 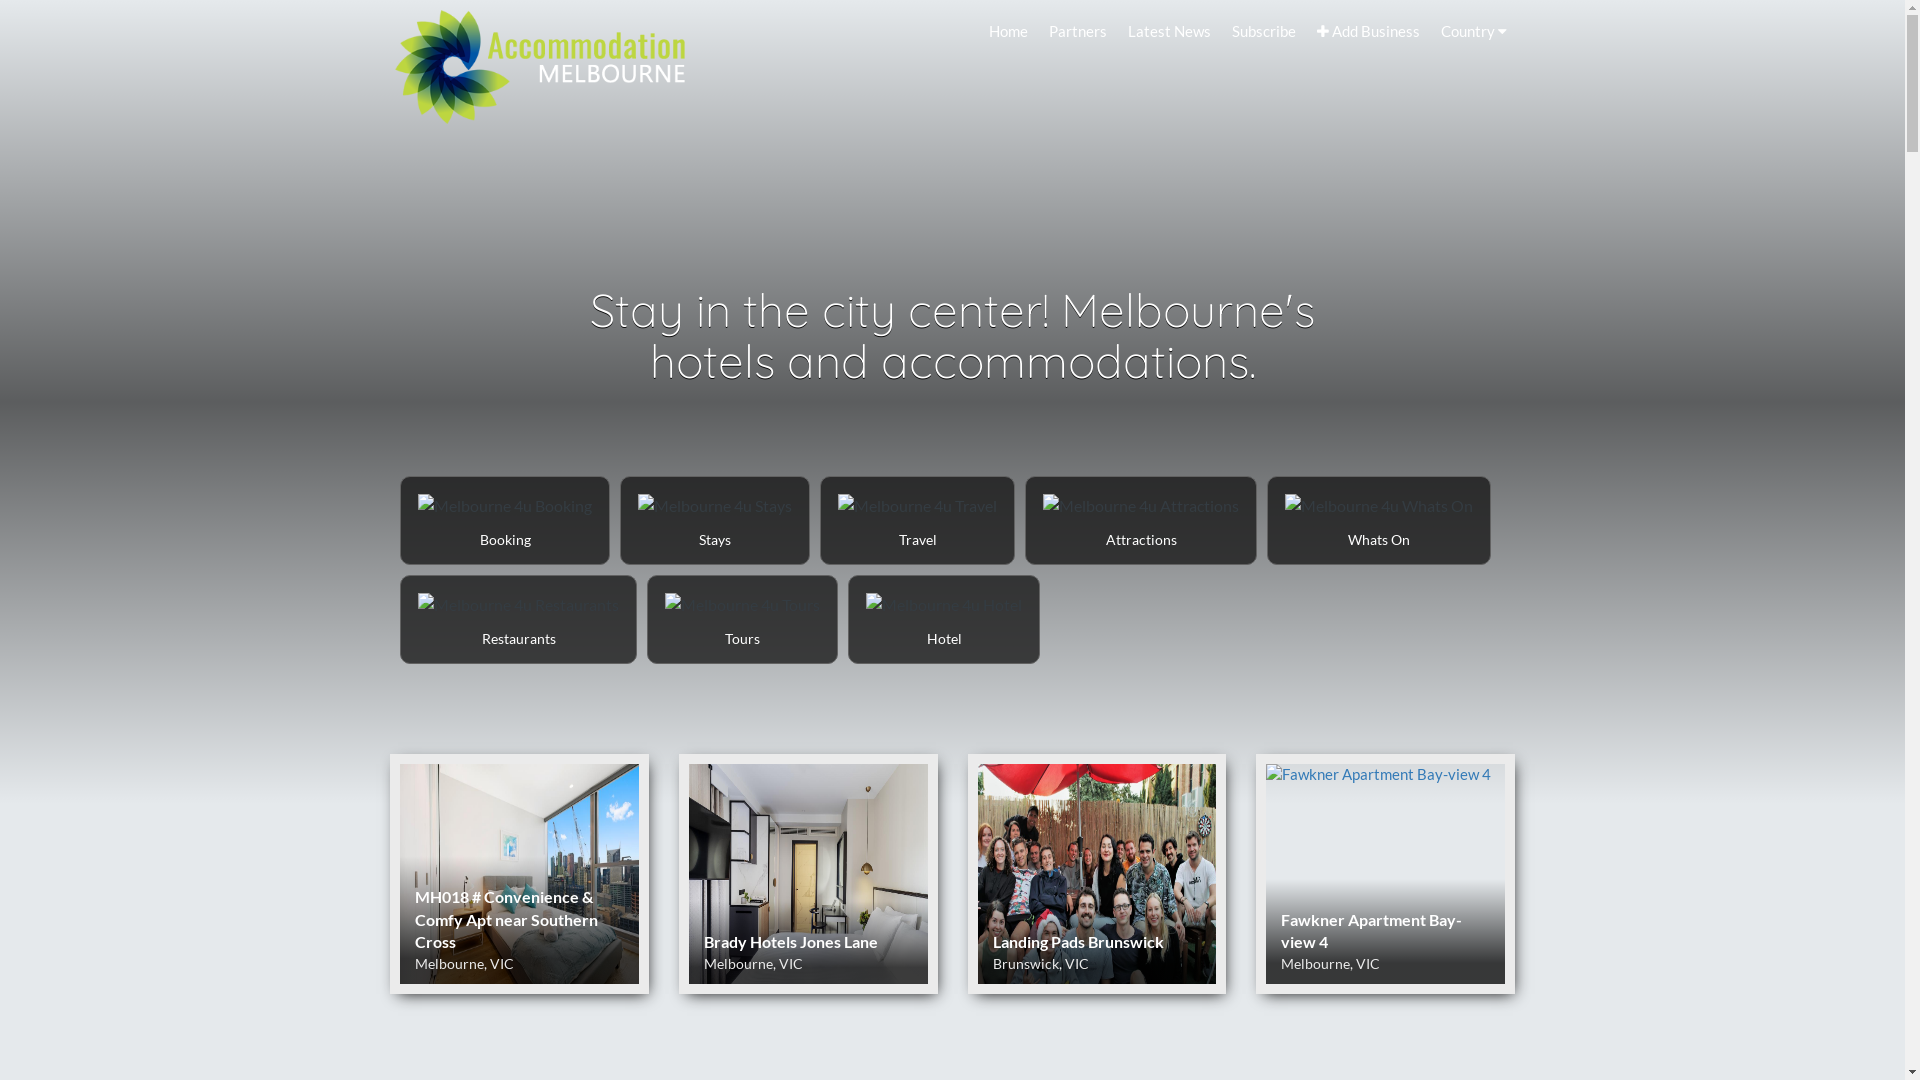 What do you see at coordinates (1169, 30) in the screenshot?
I see `'Latest News'` at bounding box center [1169, 30].